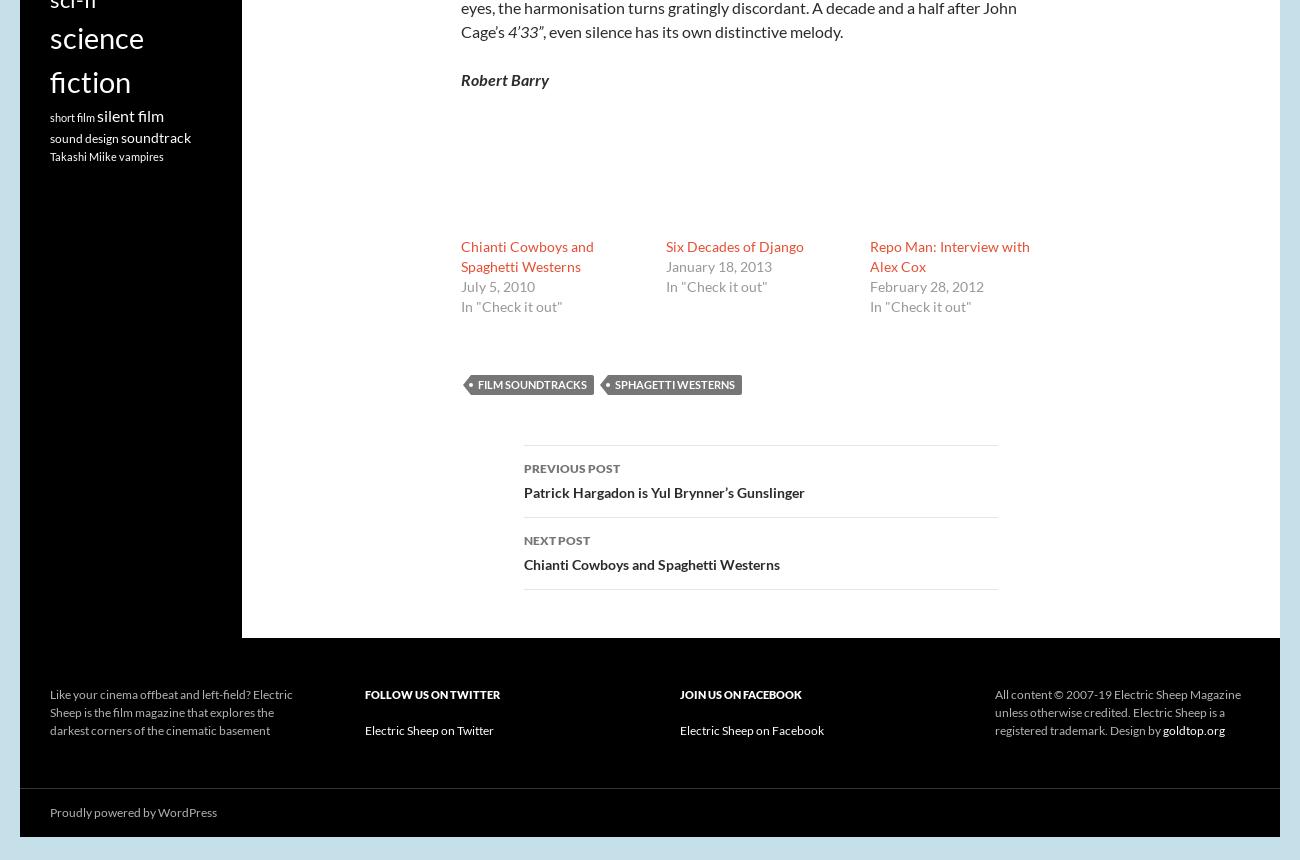 This screenshot has height=860, width=1300. I want to click on 'Next Post', so click(556, 540).